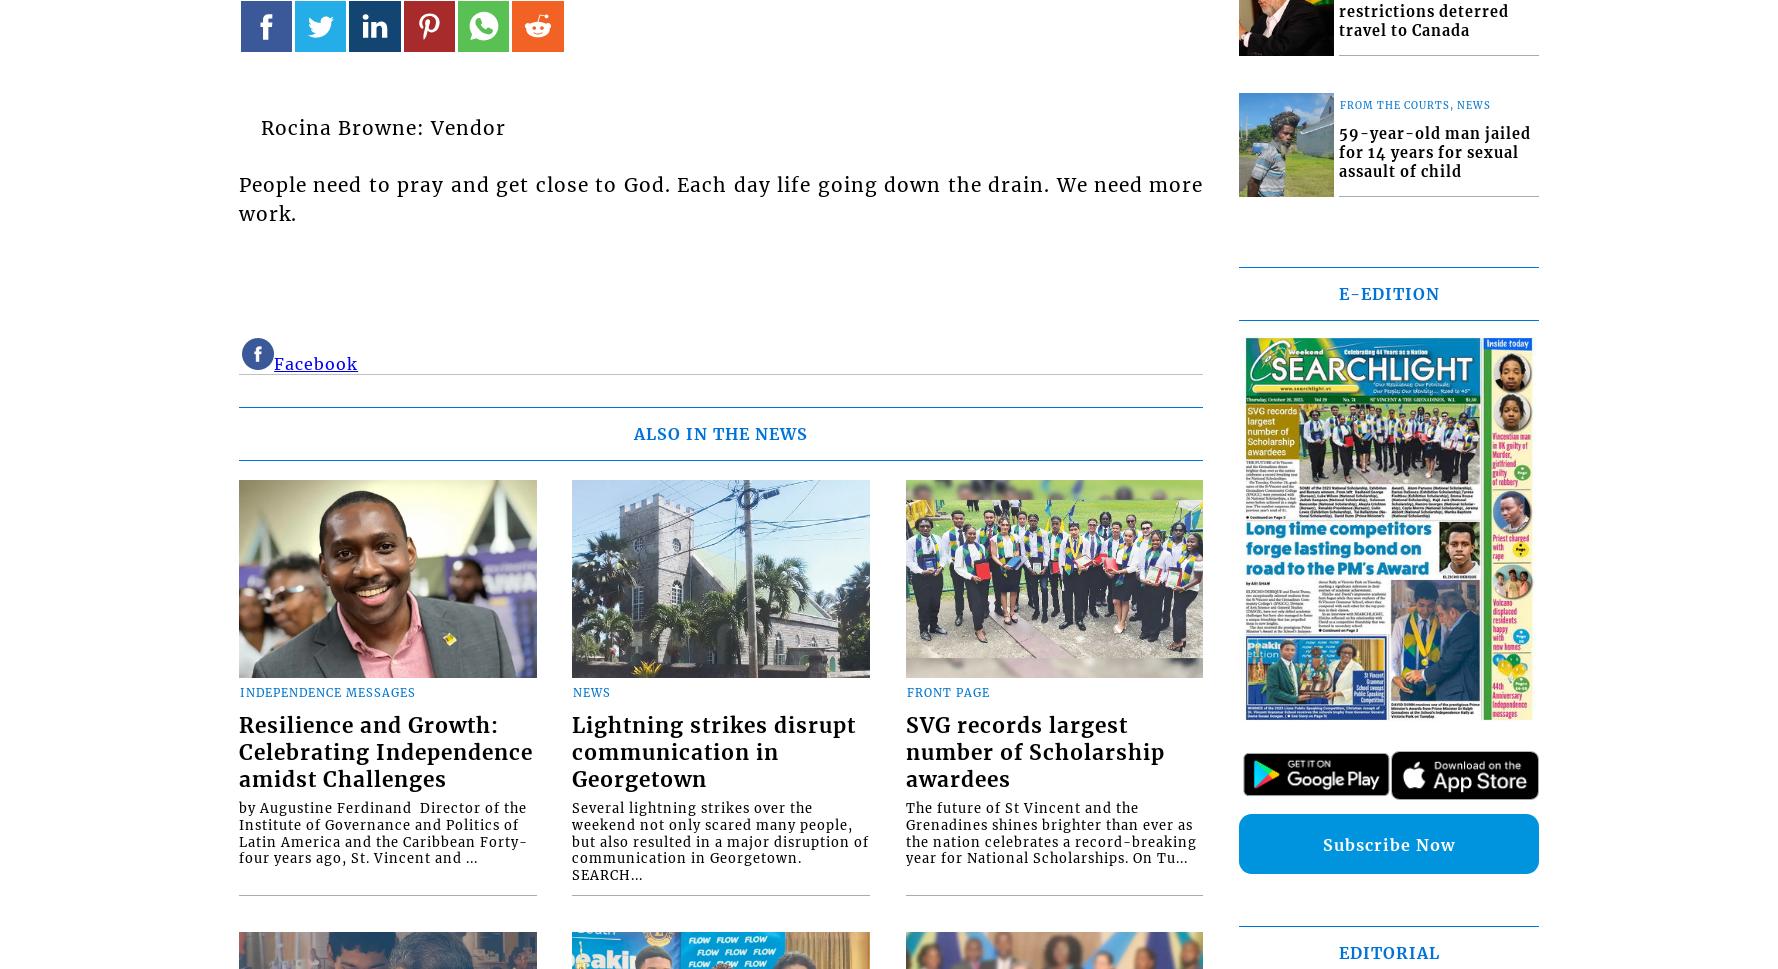  What do you see at coordinates (1050, 832) in the screenshot?
I see `'The future of St Vincent and the Grenadines shines brighter than ever as the nation celebrates a record-breaking year for National Scholarships. On Tu...'` at bounding box center [1050, 832].